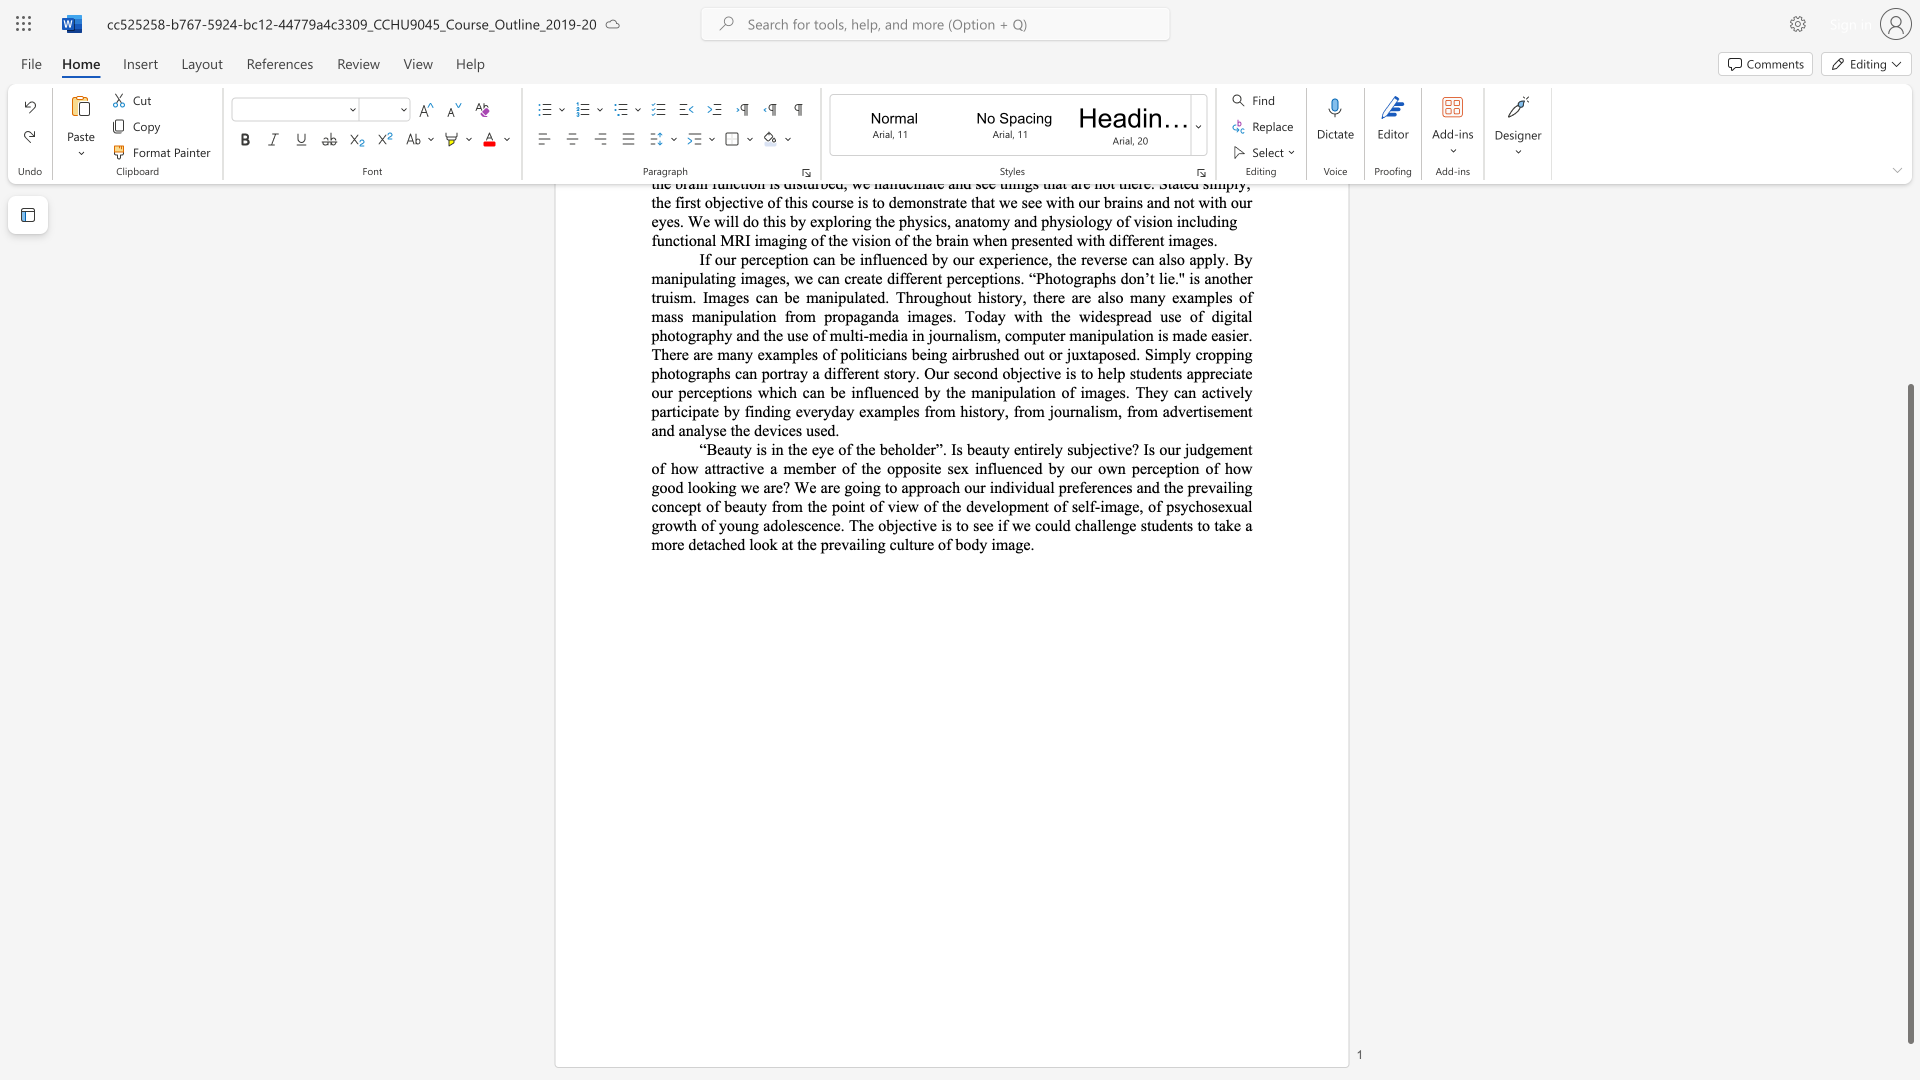 This screenshot has height=1080, width=1920. What do you see at coordinates (1909, 713) in the screenshot?
I see `the scrollbar and move down 40 pixels` at bounding box center [1909, 713].